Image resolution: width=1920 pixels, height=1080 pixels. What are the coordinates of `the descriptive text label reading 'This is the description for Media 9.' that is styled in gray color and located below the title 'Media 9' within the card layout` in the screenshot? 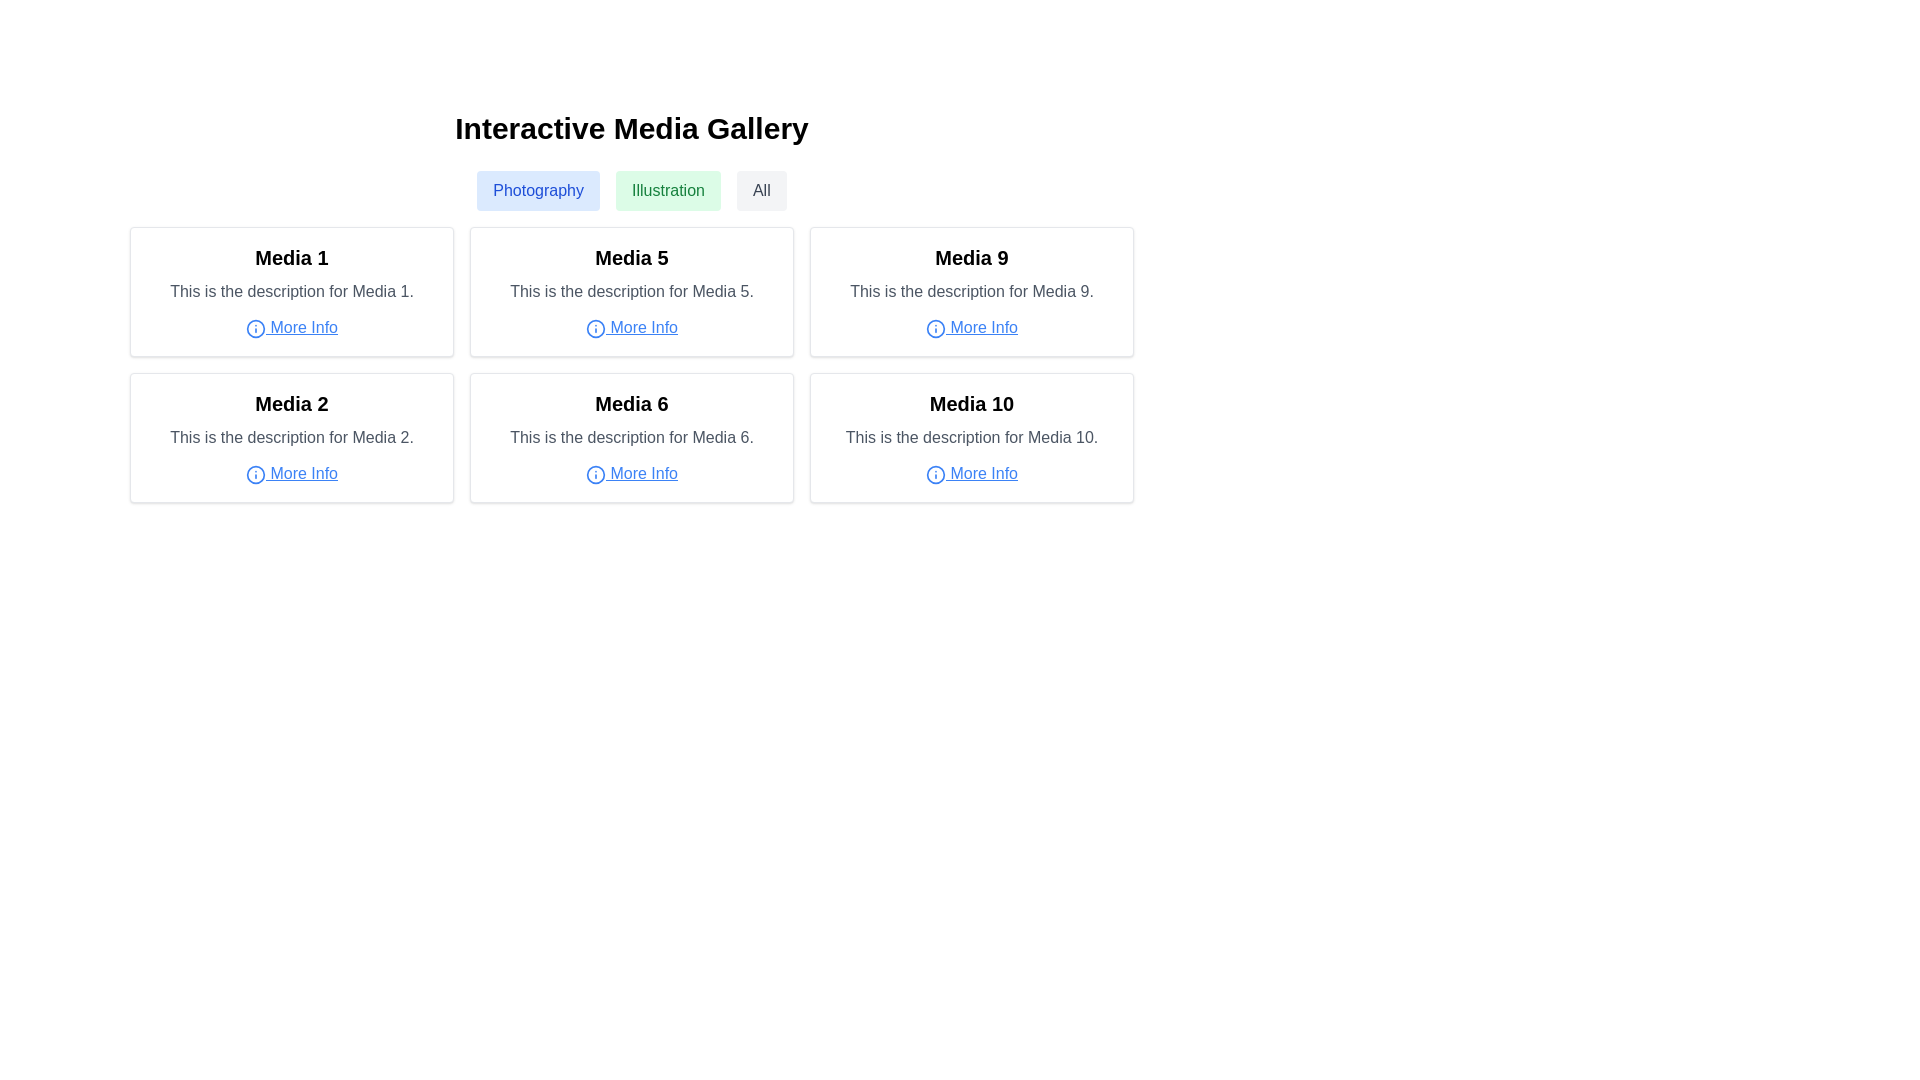 It's located at (971, 292).